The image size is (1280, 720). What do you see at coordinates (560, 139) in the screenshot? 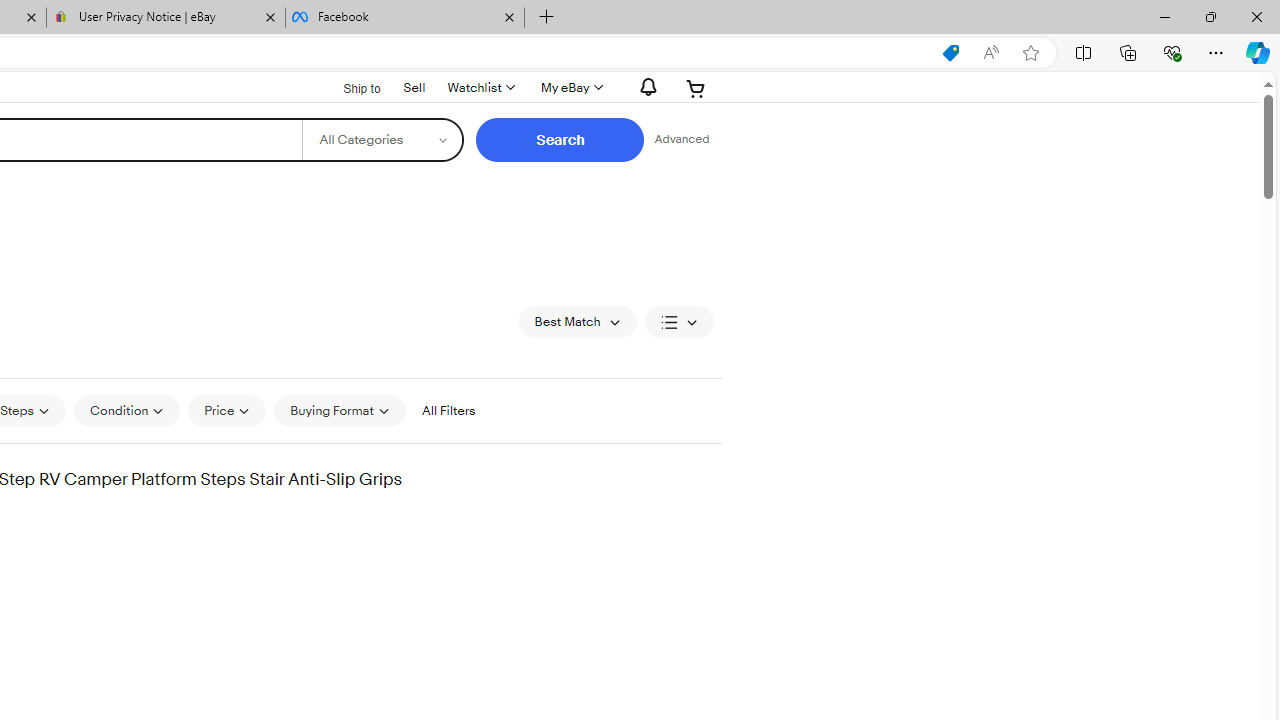
I see `'Search'` at bounding box center [560, 139].